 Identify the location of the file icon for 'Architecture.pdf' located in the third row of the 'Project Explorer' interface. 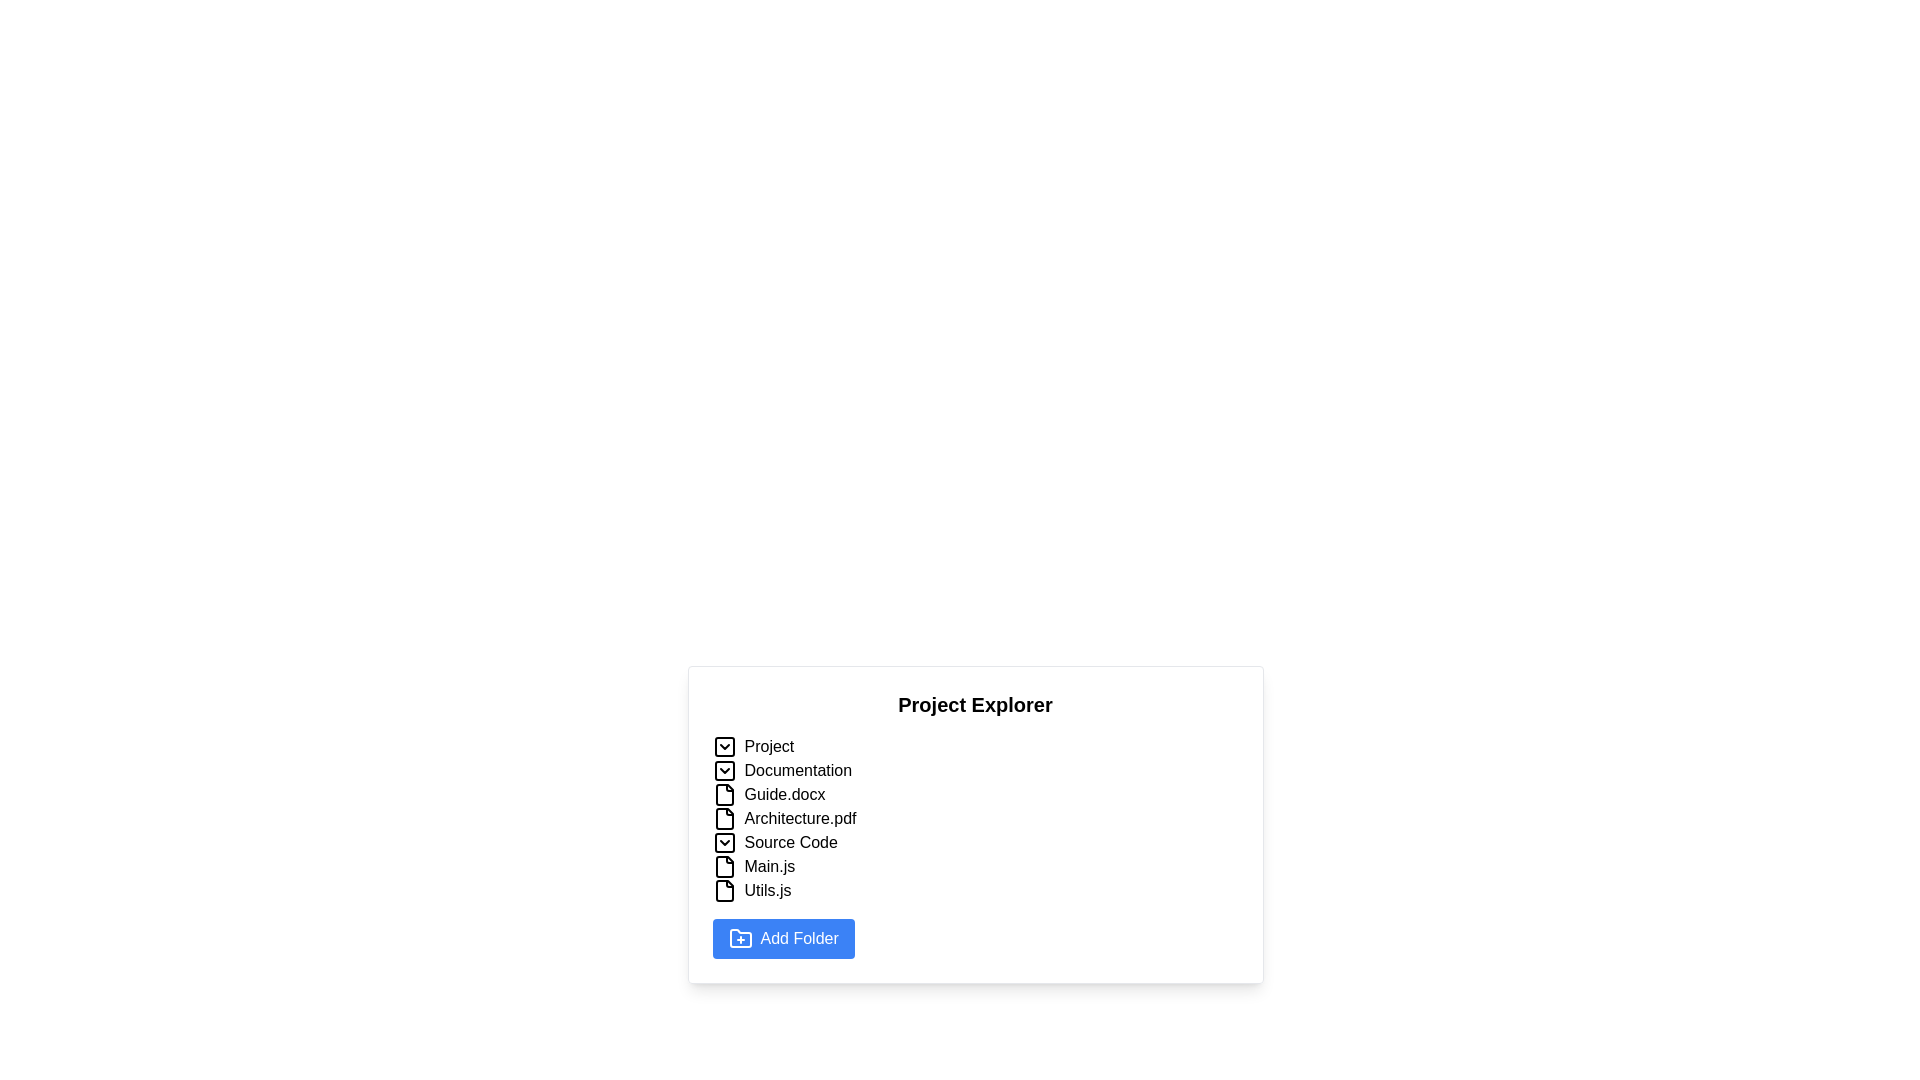
(723, 818).